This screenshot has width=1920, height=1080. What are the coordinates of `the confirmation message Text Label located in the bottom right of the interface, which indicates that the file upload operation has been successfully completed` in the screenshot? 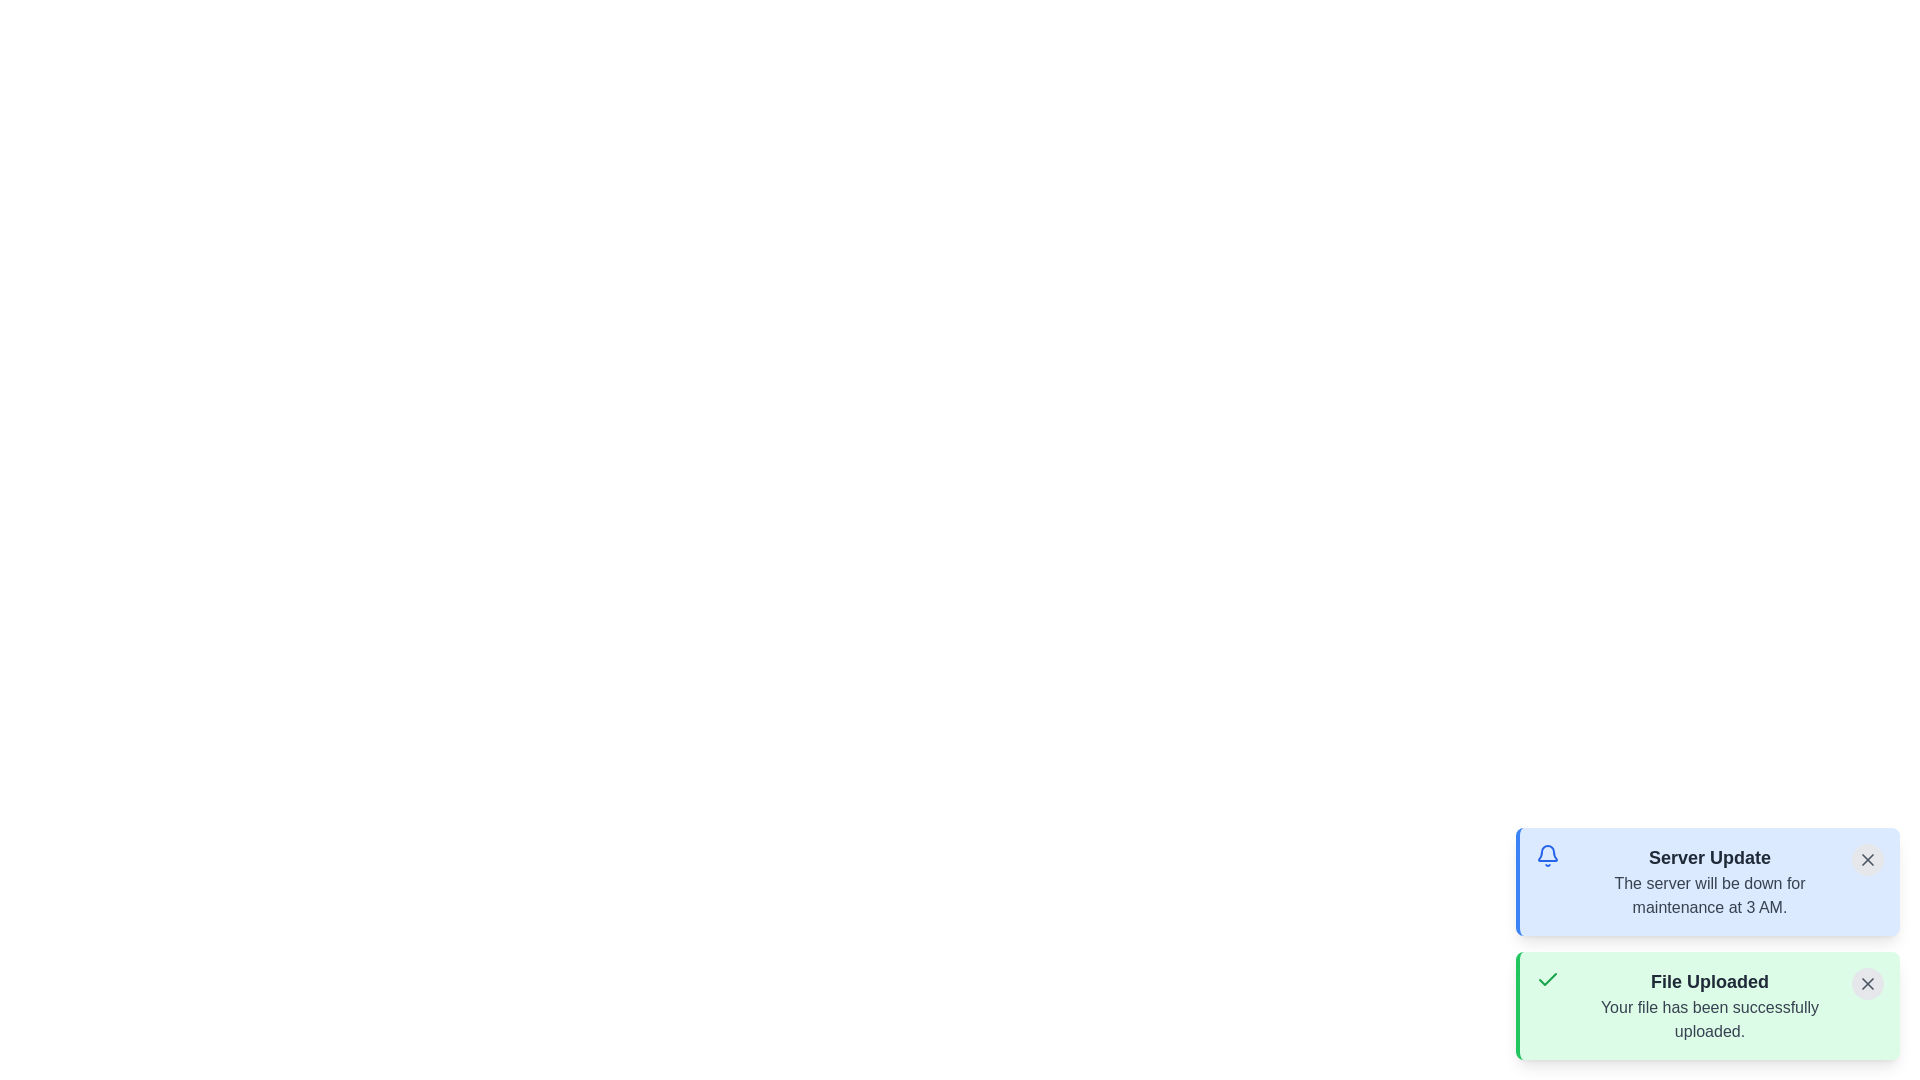 It's located at (1708, 1019).